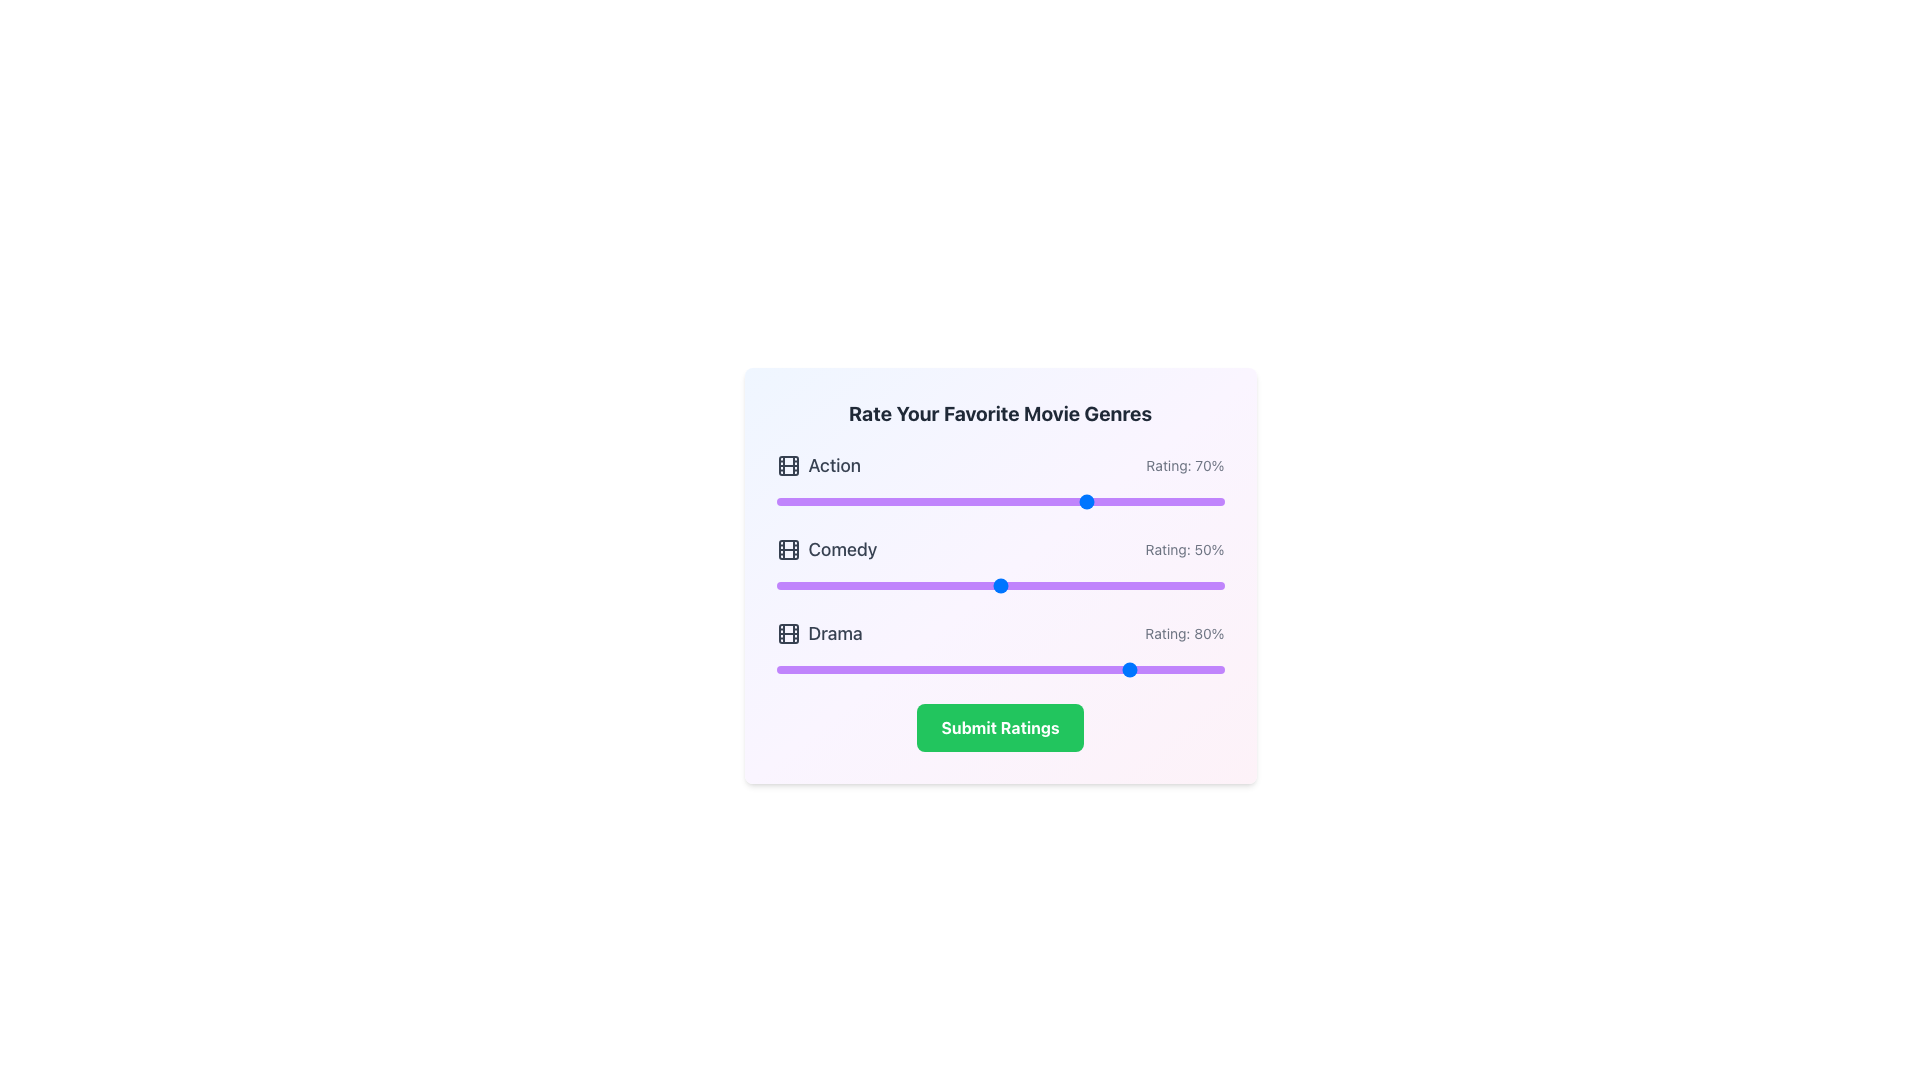  What do you see at coordinates (826, 550) in the screenshot?
I see `text label 'Comedy' which is styled in medium gray font, located below 'Action' and above 'Drama' in the movie genre list` at bounding box center [826, 550].